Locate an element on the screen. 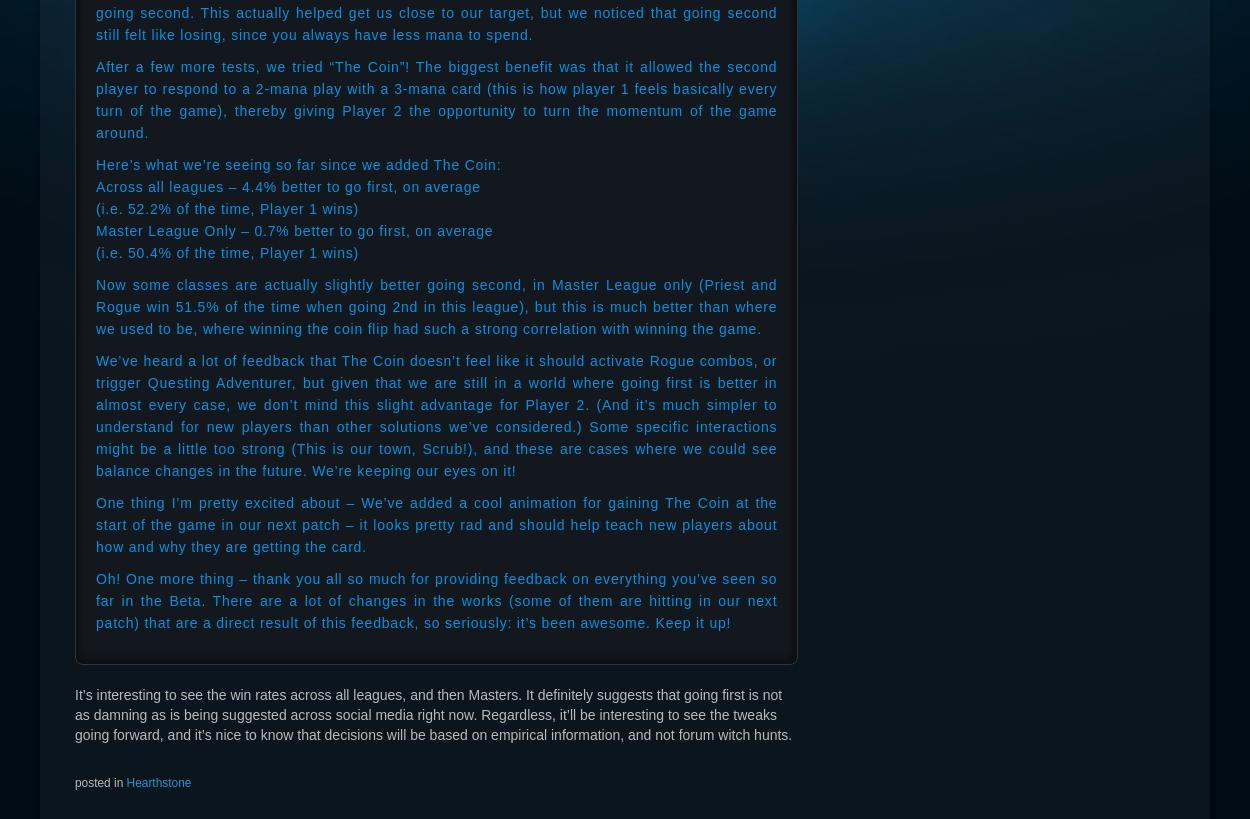 This screenshot has width=1250, height=819. 'After a few more tests, we tried “The Coin”! The biggest benefit was that it allowed the second player to respond to a 2-mana play with a 3-mana card (this is how player 1 feels basically every turn of the game), thereby giving Player 2 the opportunity to turn the momentum of the game around.' is located at coordinates (436, 99).